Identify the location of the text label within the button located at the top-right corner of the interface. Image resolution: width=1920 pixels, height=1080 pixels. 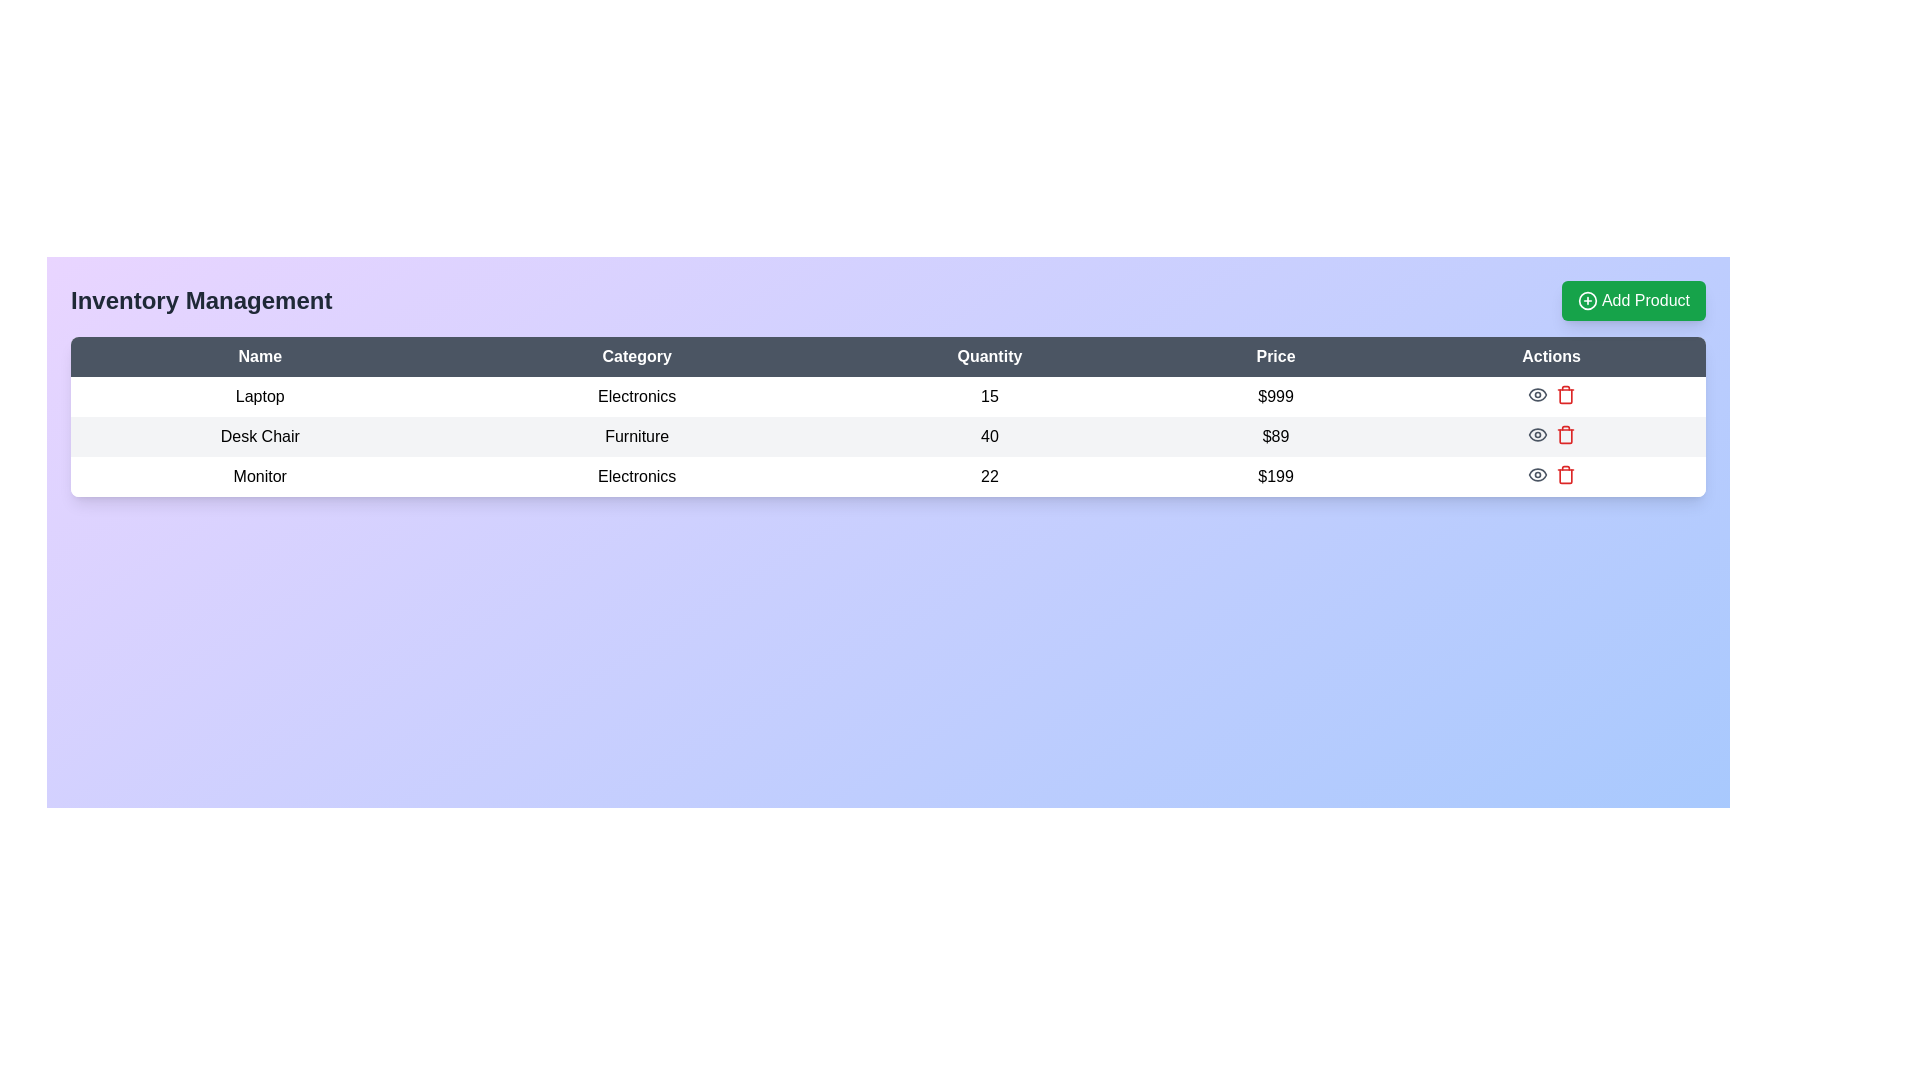
(1646, 300).